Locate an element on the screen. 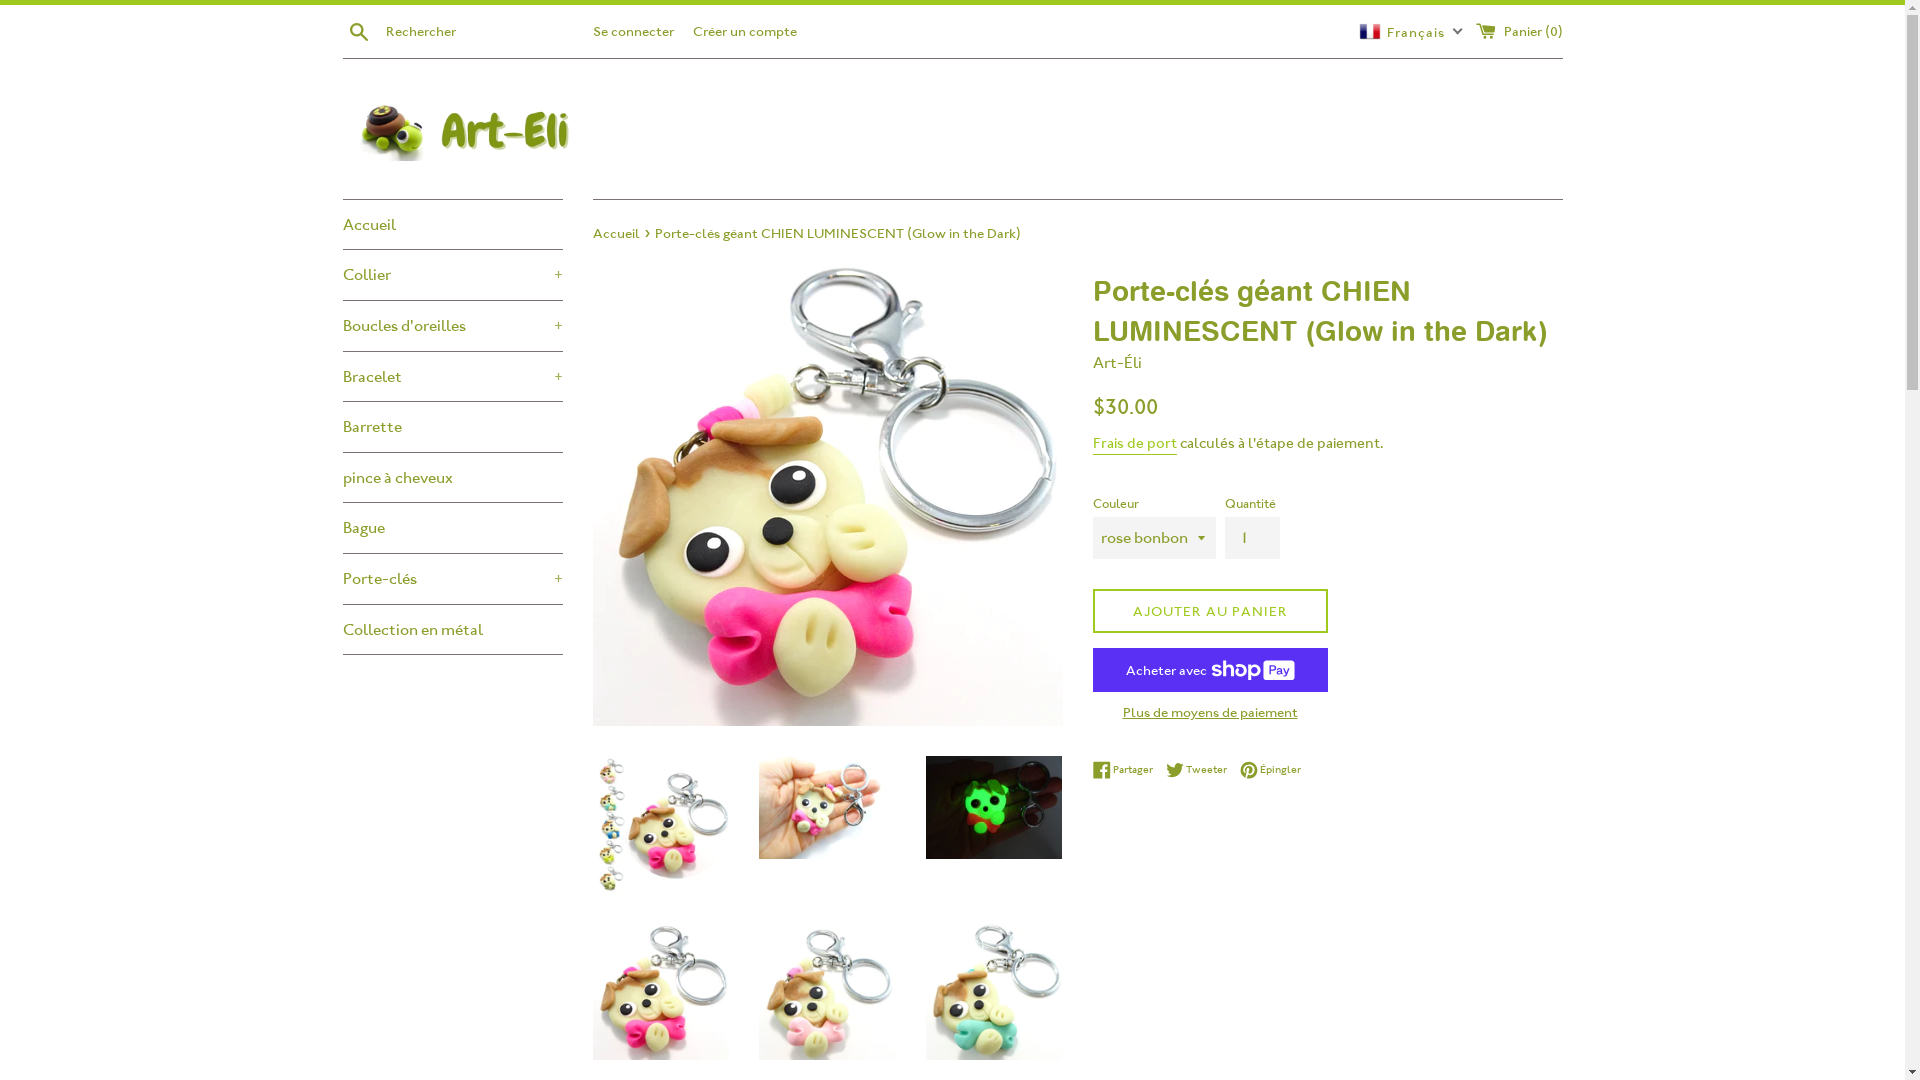 This screenshot has height=1080, width=1920. 'Boucles d'oreilles is located at coordinates (450, 325).